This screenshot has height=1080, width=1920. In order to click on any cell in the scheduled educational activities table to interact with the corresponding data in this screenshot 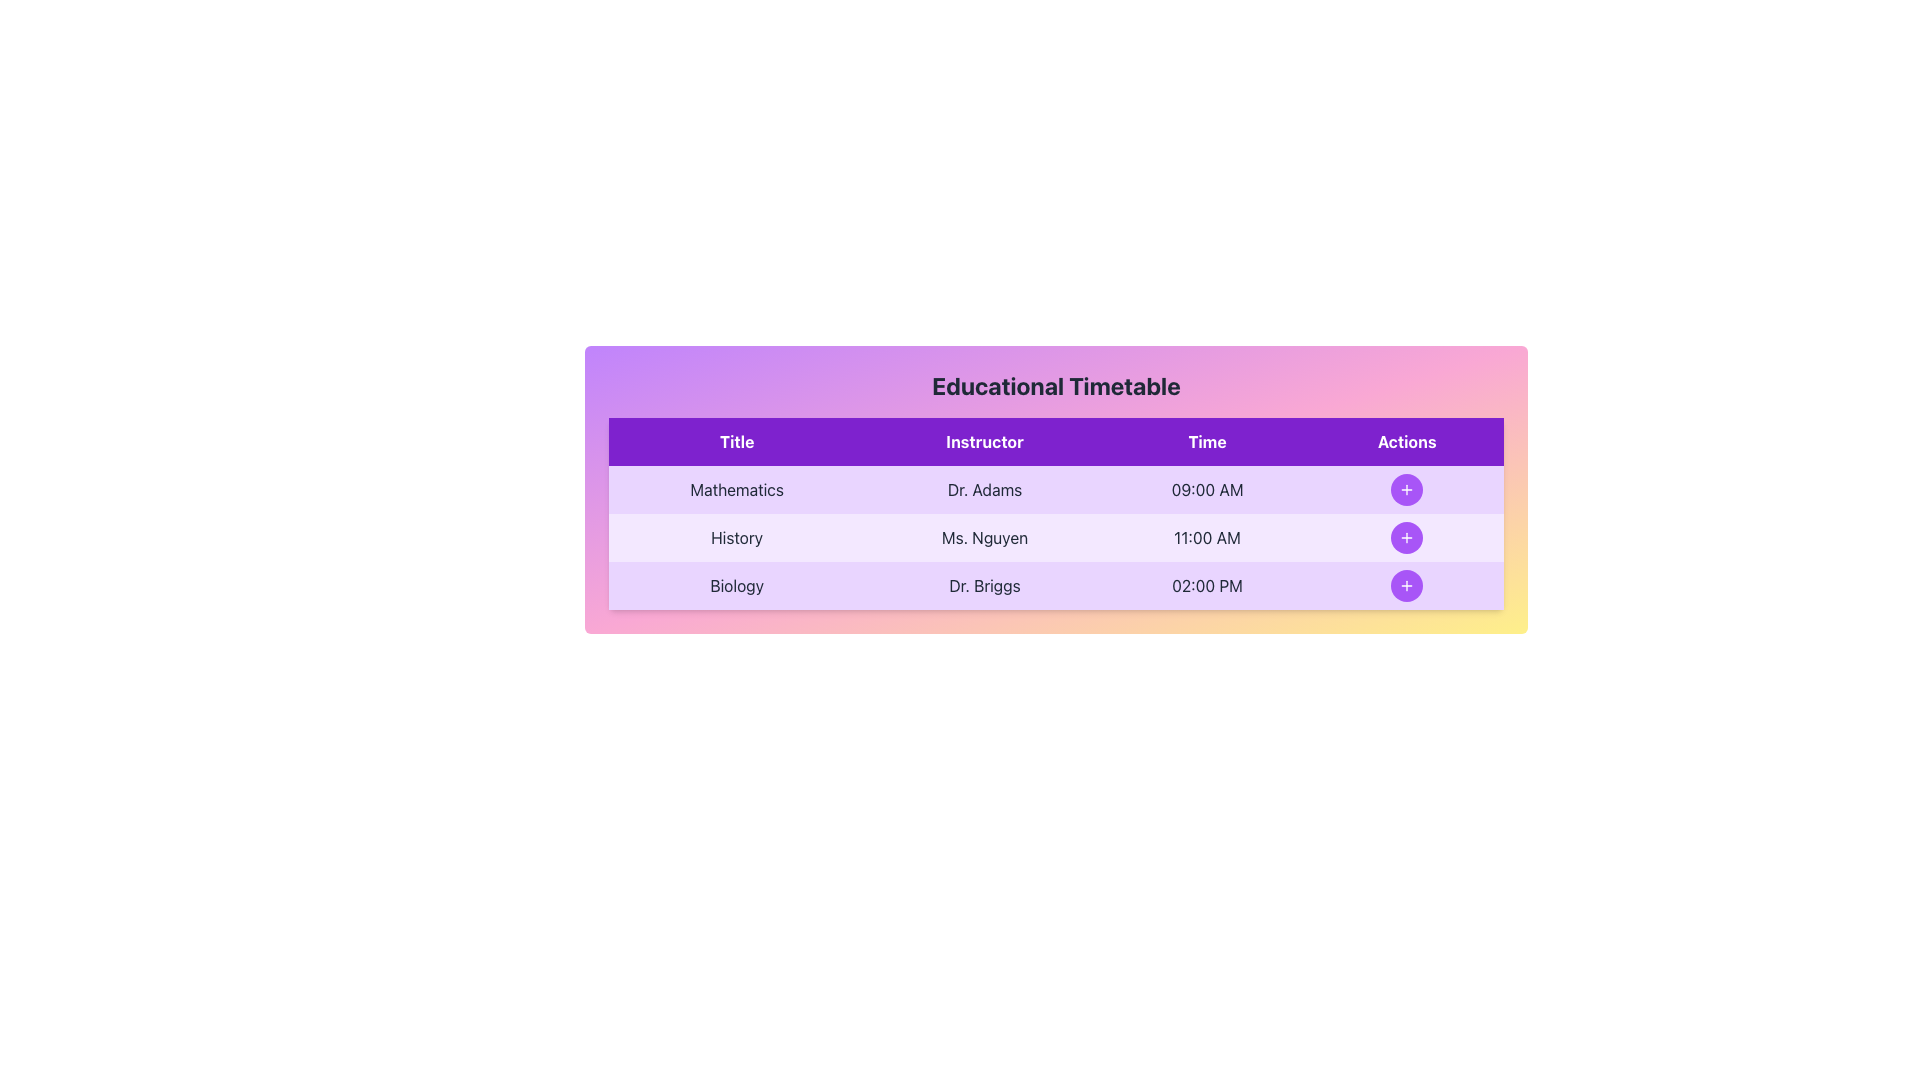, I will do `click(1055, 489)`.